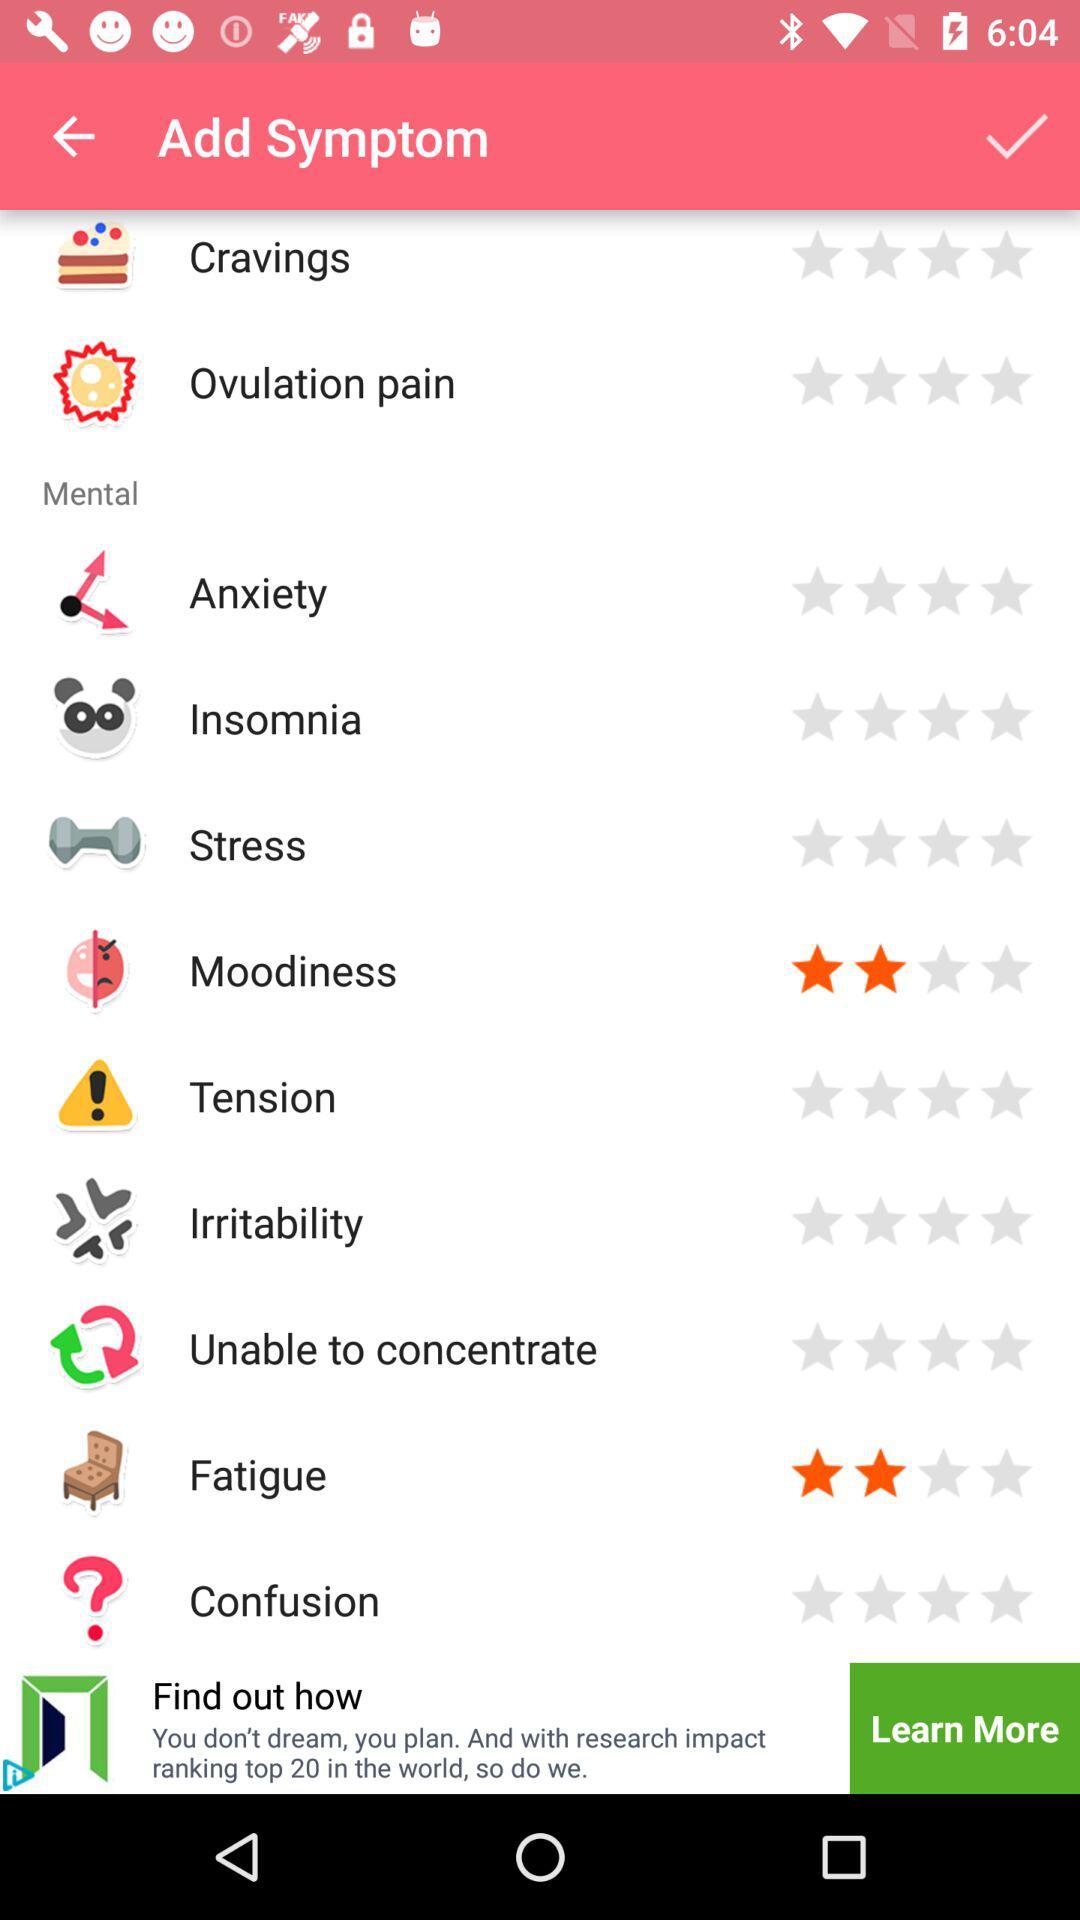 The height and width of the screenshot is (1920, 1080). I want to click on give a four star rating, so click(1006, 1598).